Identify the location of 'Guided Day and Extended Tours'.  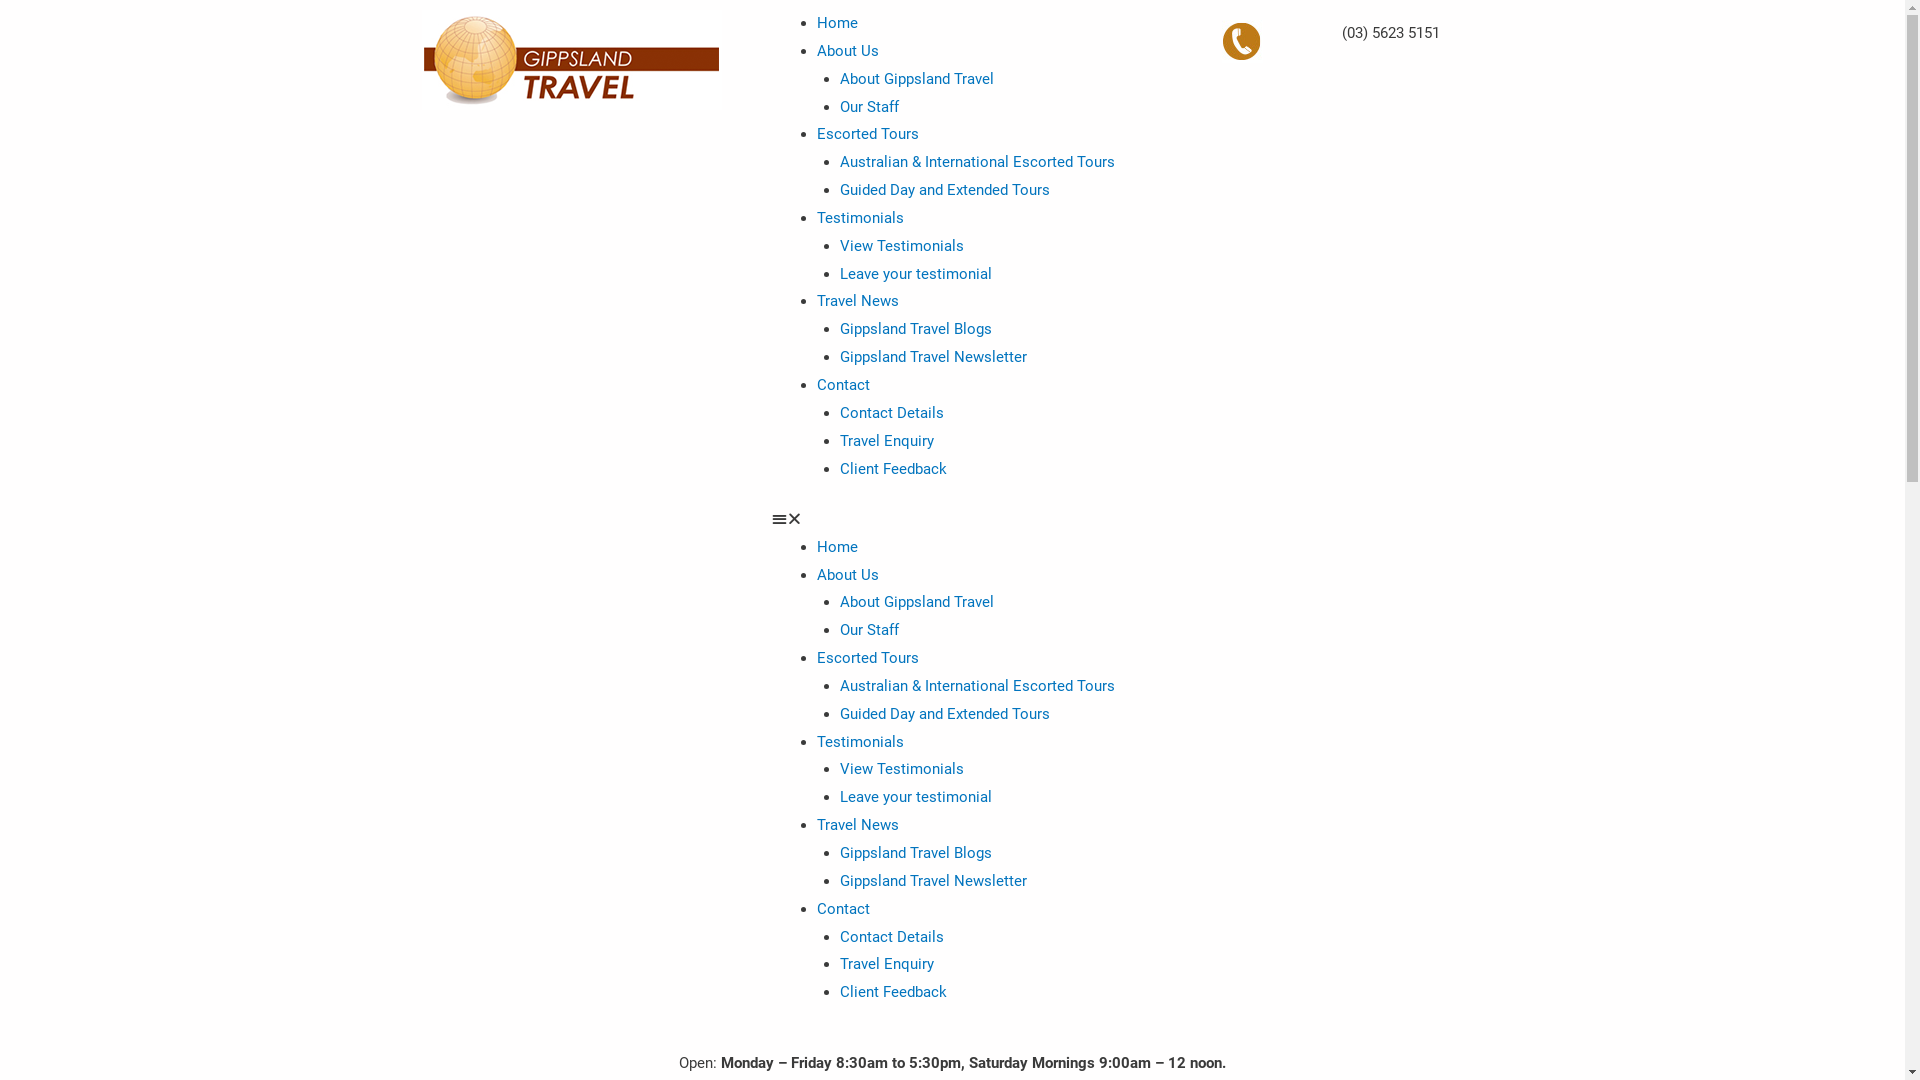
(944, 189).